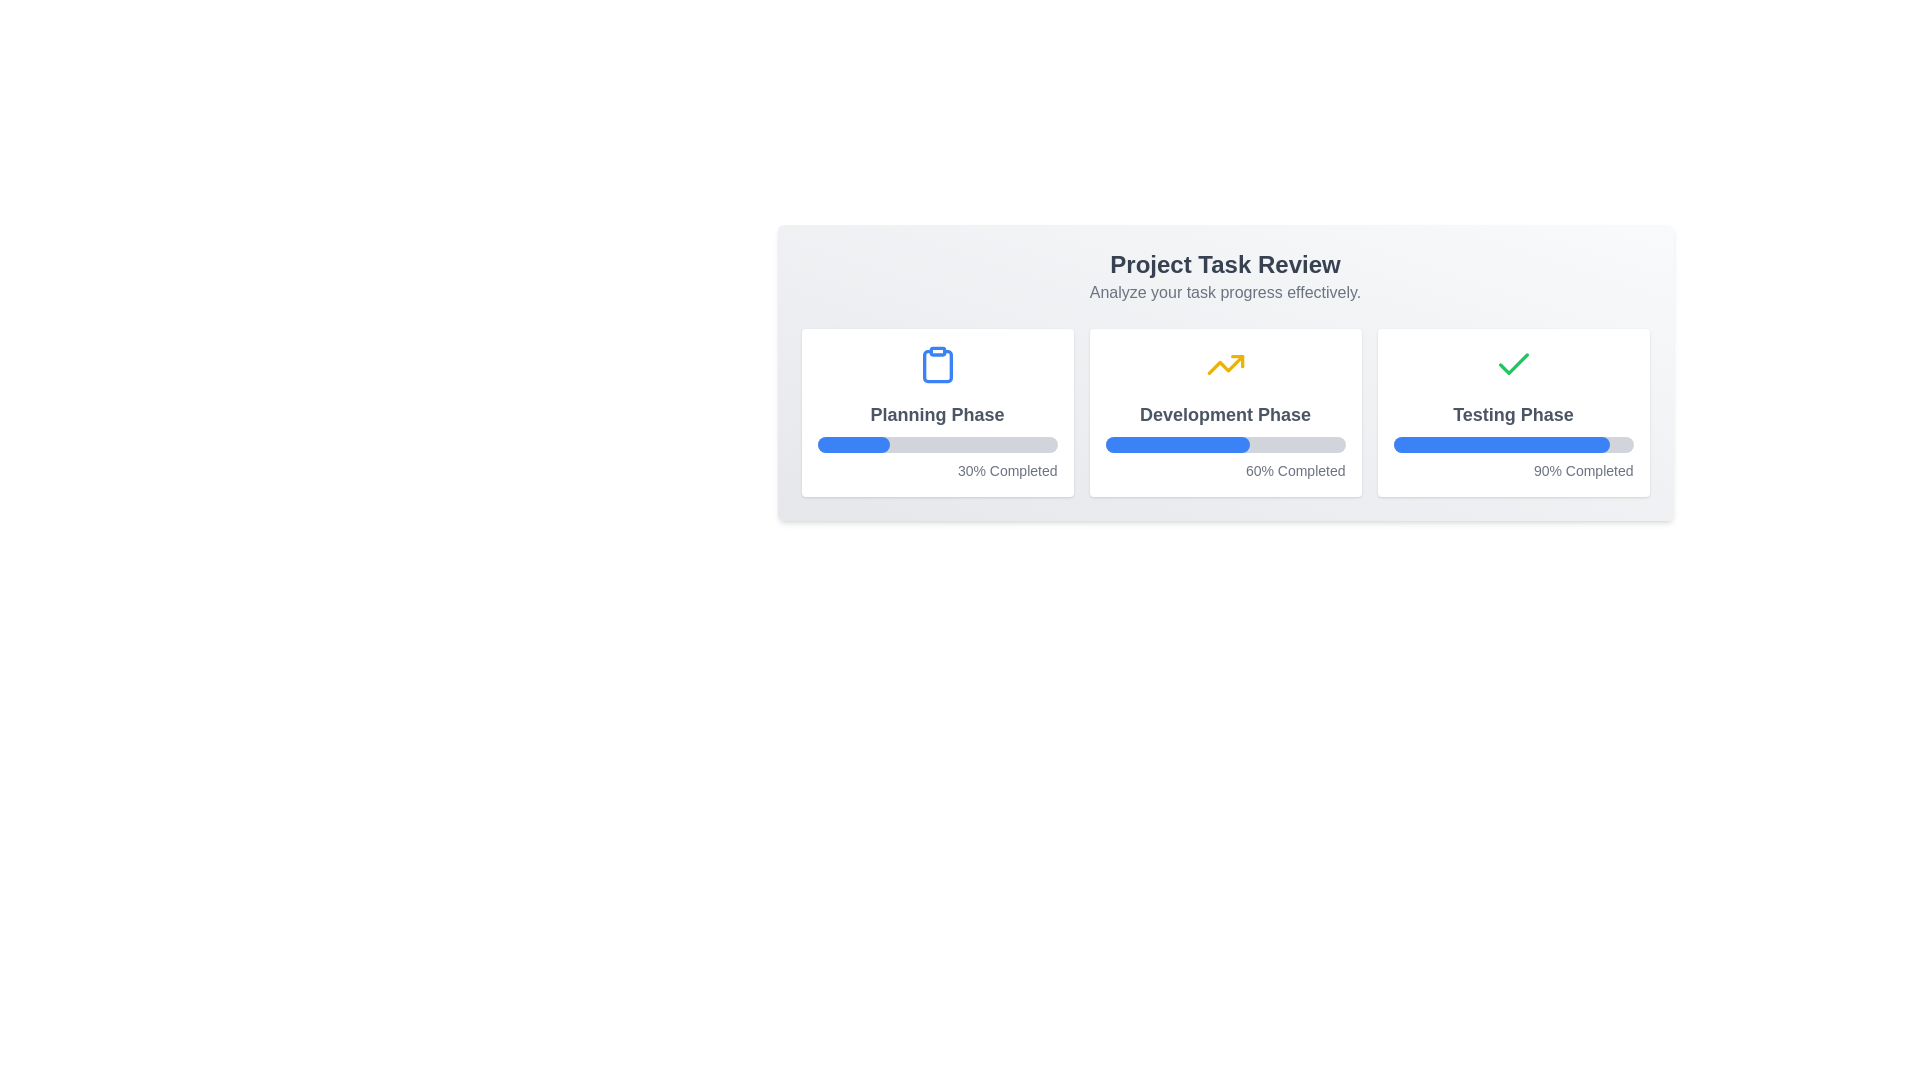 The image size is (1920, 1080). I want to click on the graphical arrow icon representing progress in the Development Phase card located at the center of the top part of the card, so click(1224, 365).